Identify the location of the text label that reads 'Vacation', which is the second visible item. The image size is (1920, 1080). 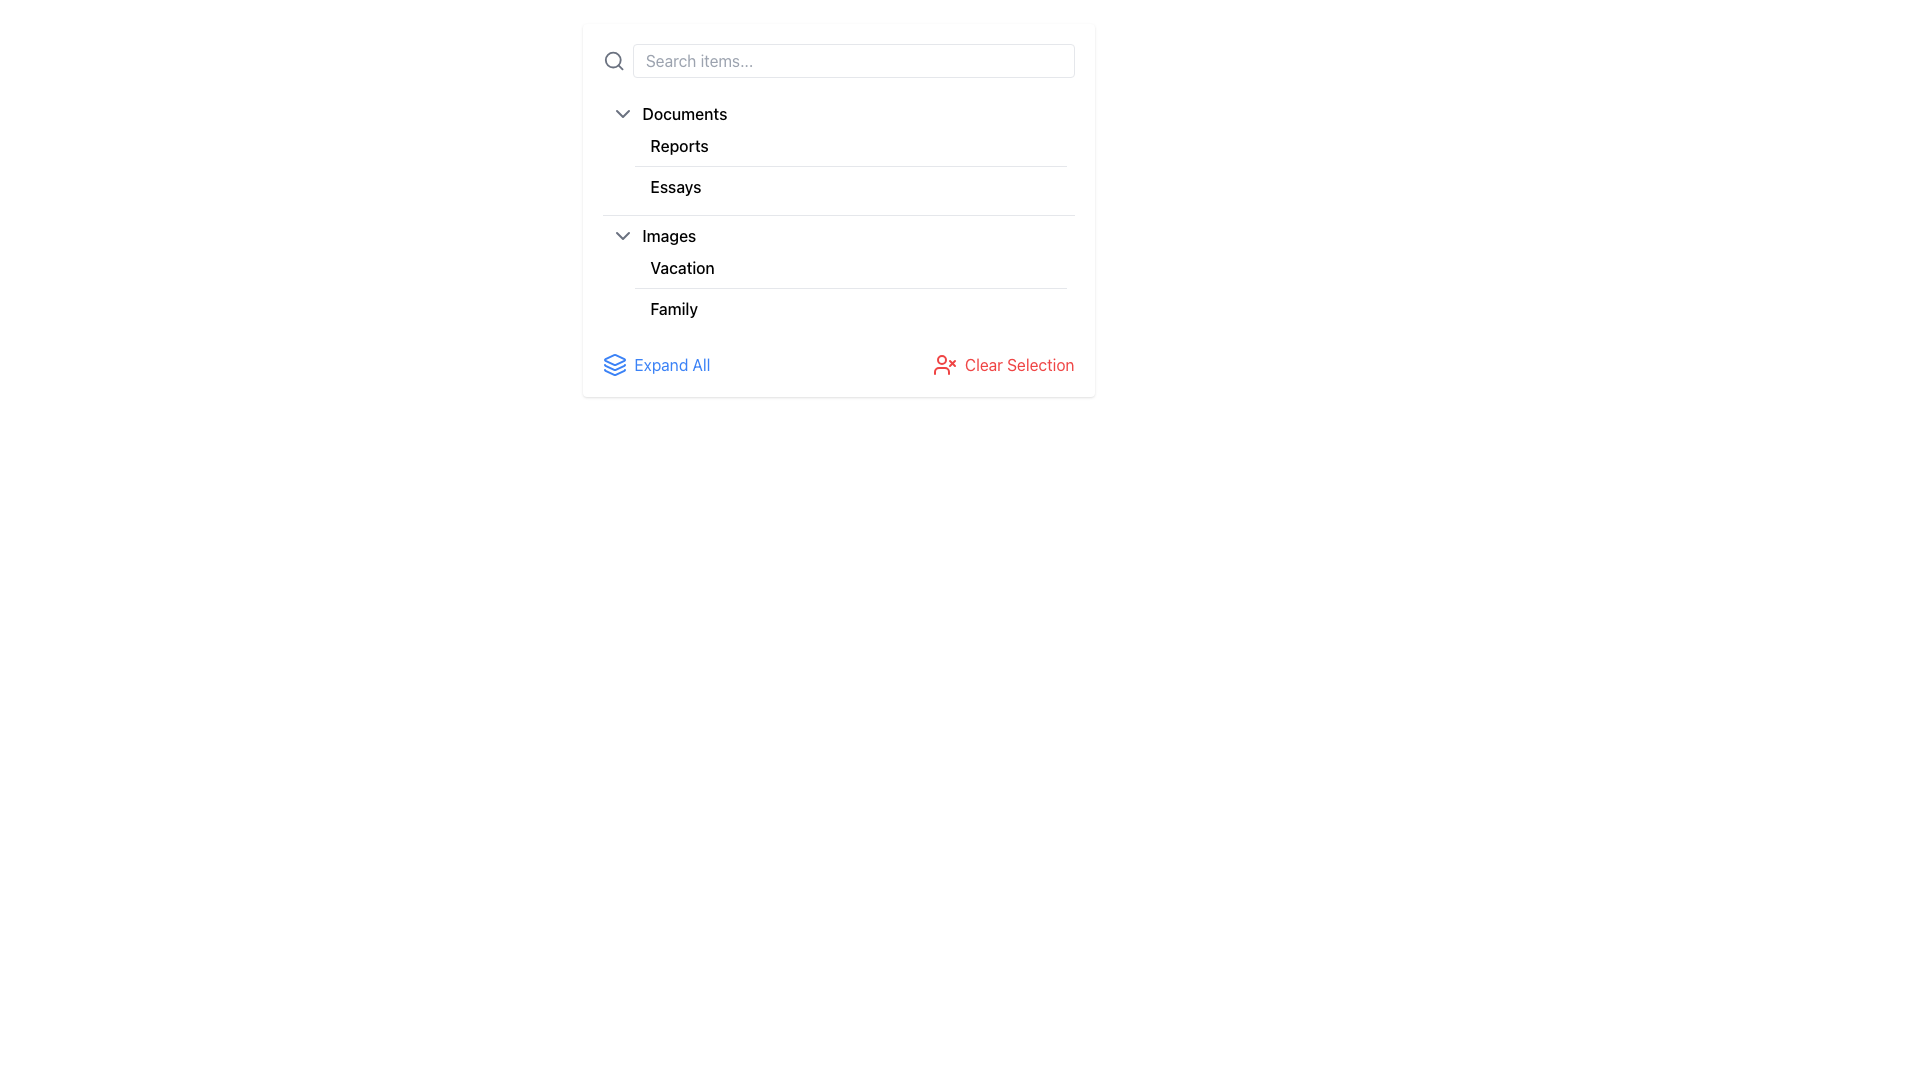
(682, 266).